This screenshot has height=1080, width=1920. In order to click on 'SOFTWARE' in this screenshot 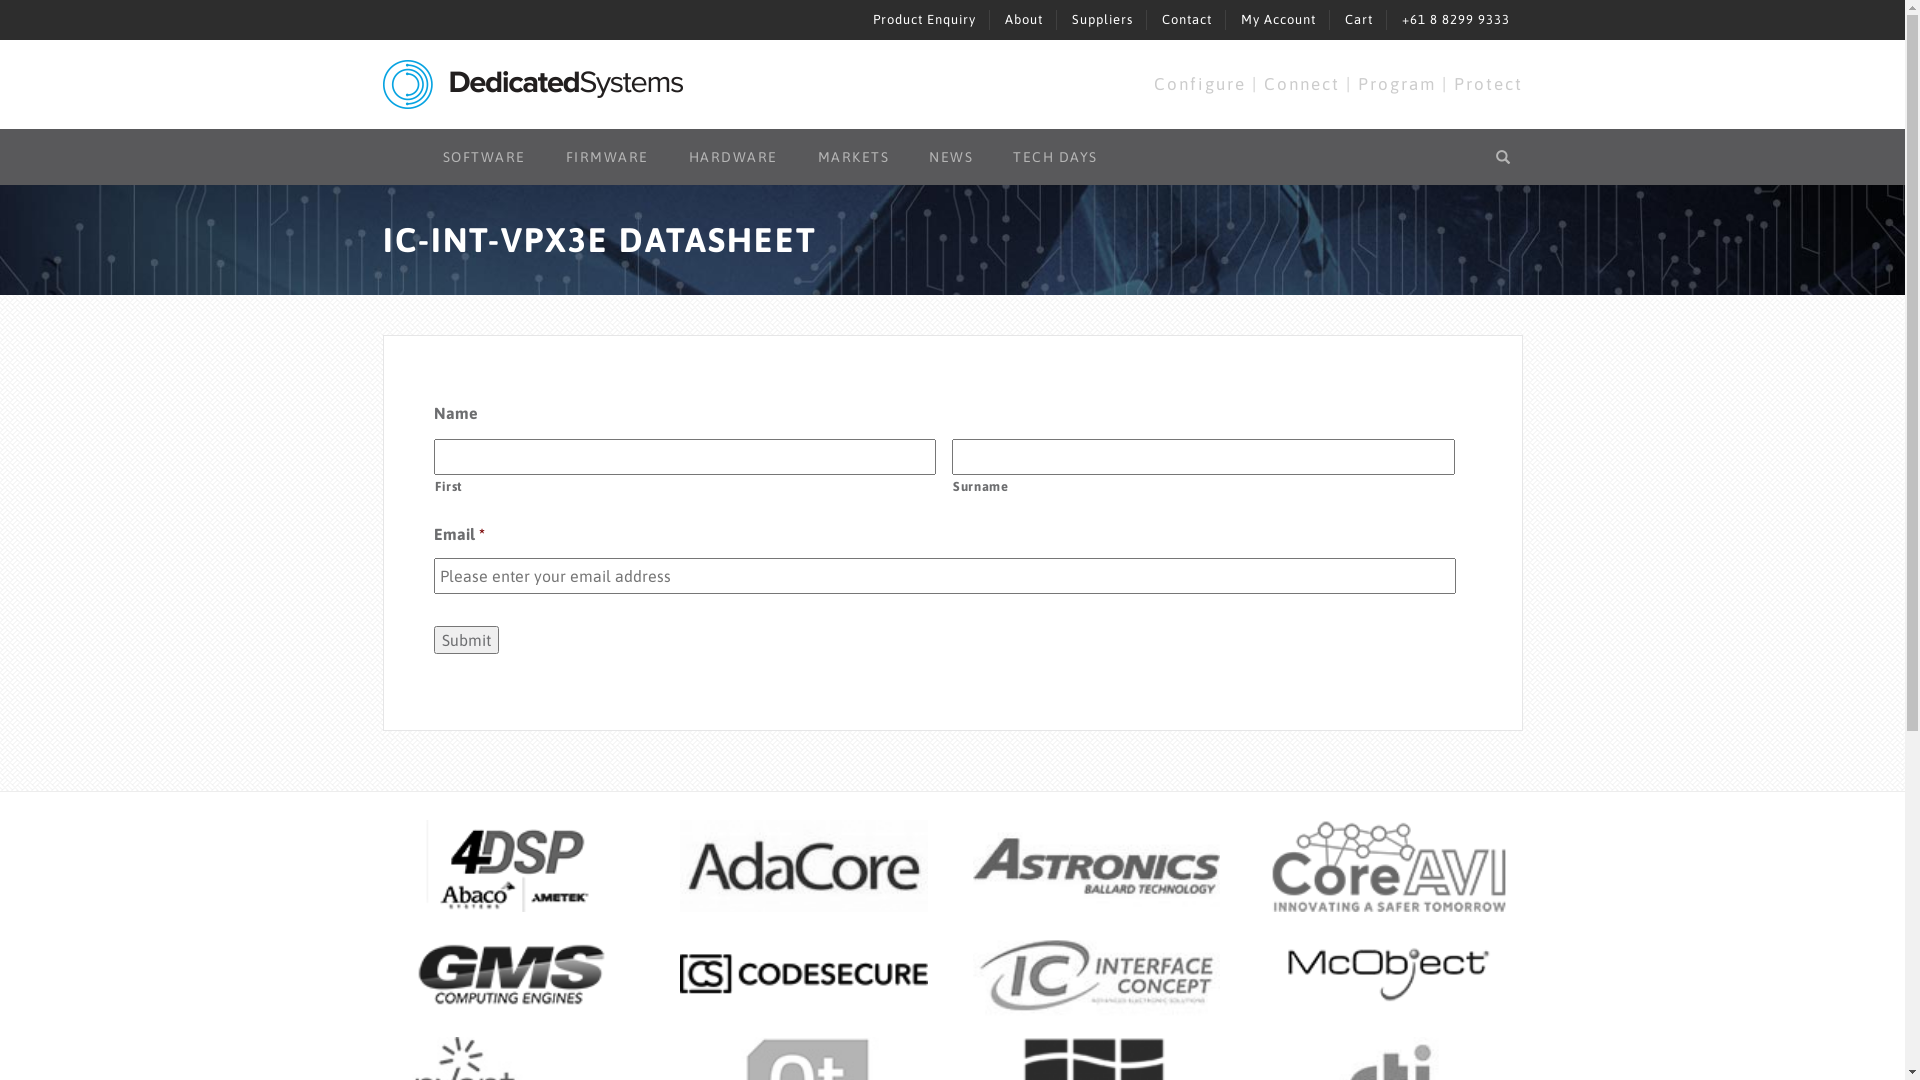, I will do `click(483, 156)`.